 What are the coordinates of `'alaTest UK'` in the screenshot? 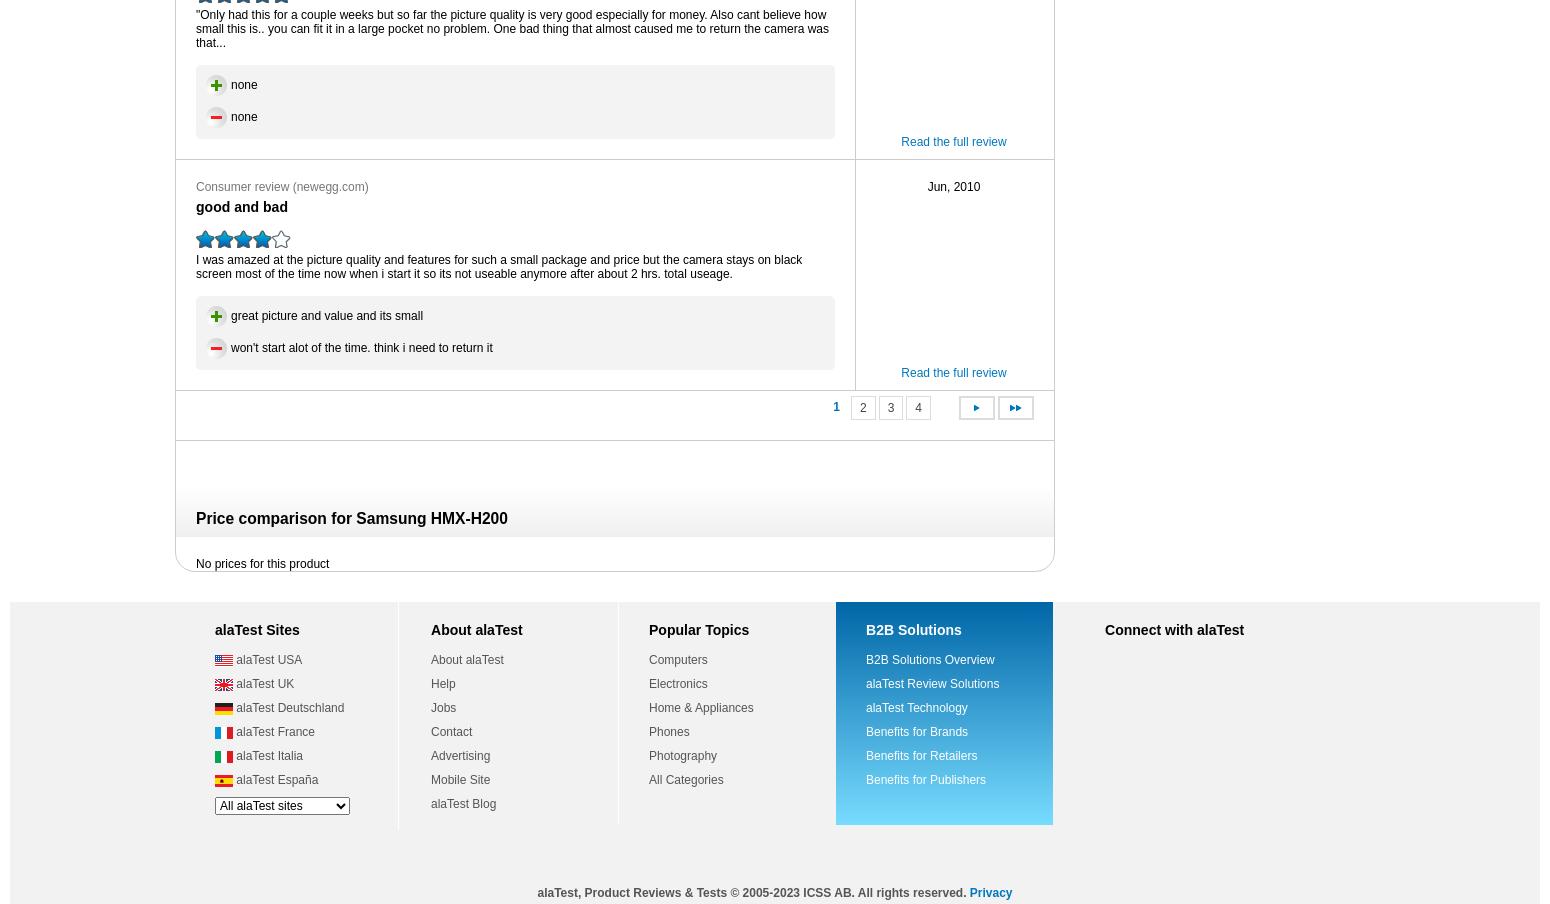 It's located at (263, 682).